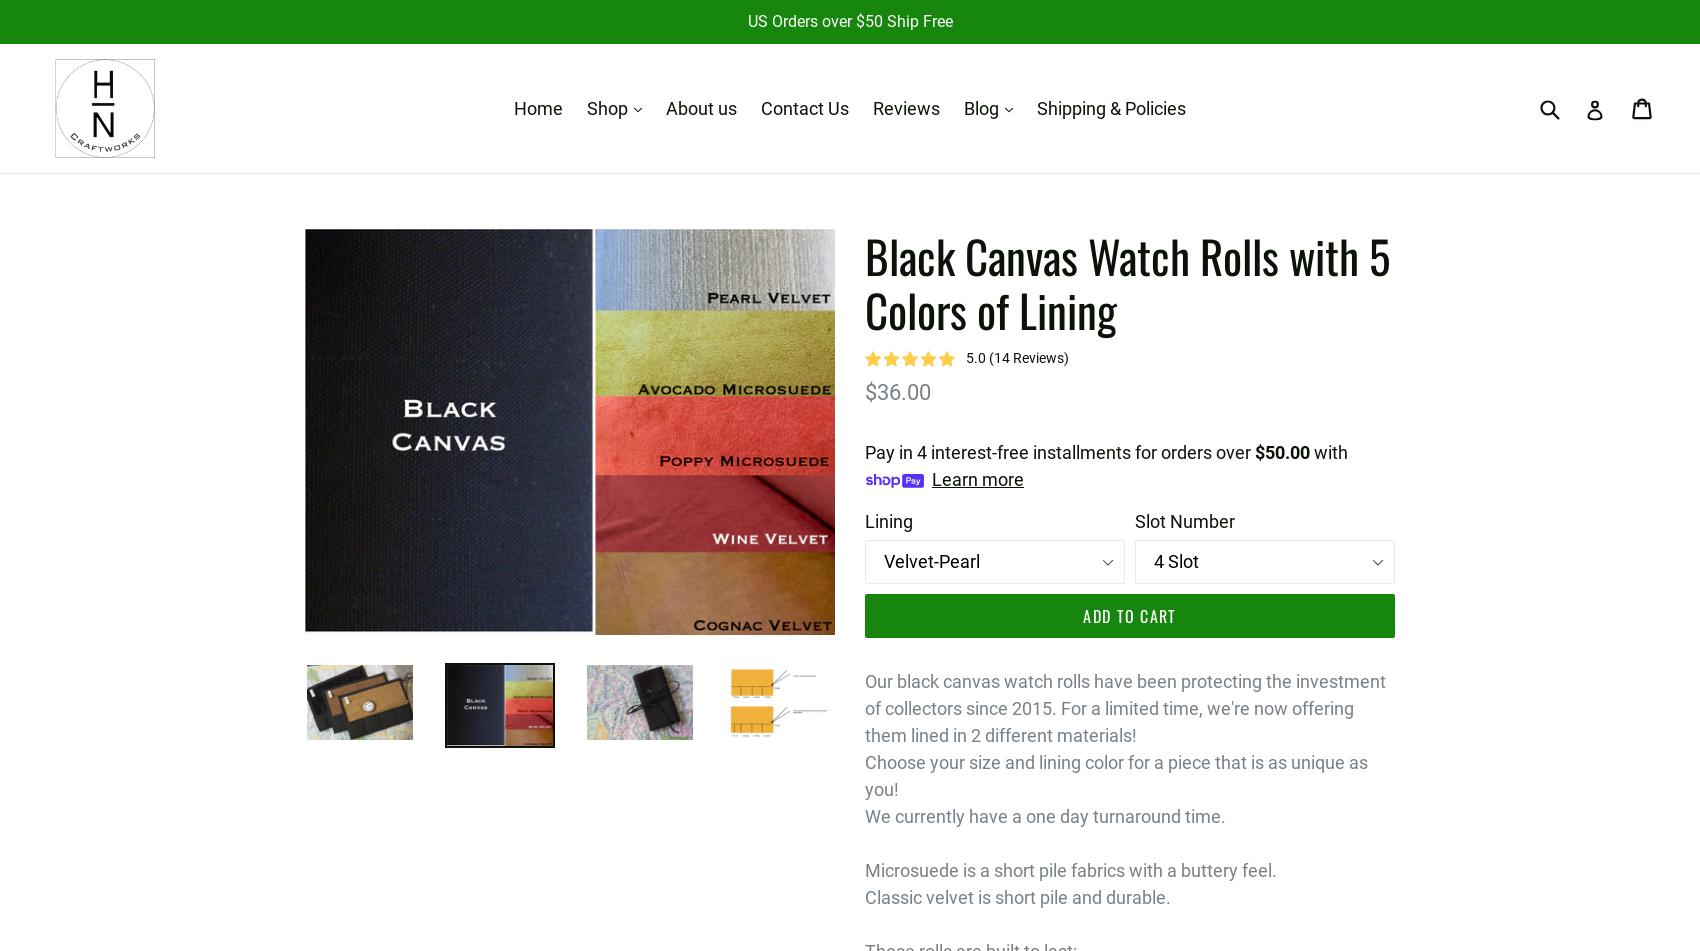 This screenshot has height=951, width=1700. What do you see at coordinates (1111, 108) in the screenshot?
I see `'Shipping & Policies'` at bounding box center [1111, 108].